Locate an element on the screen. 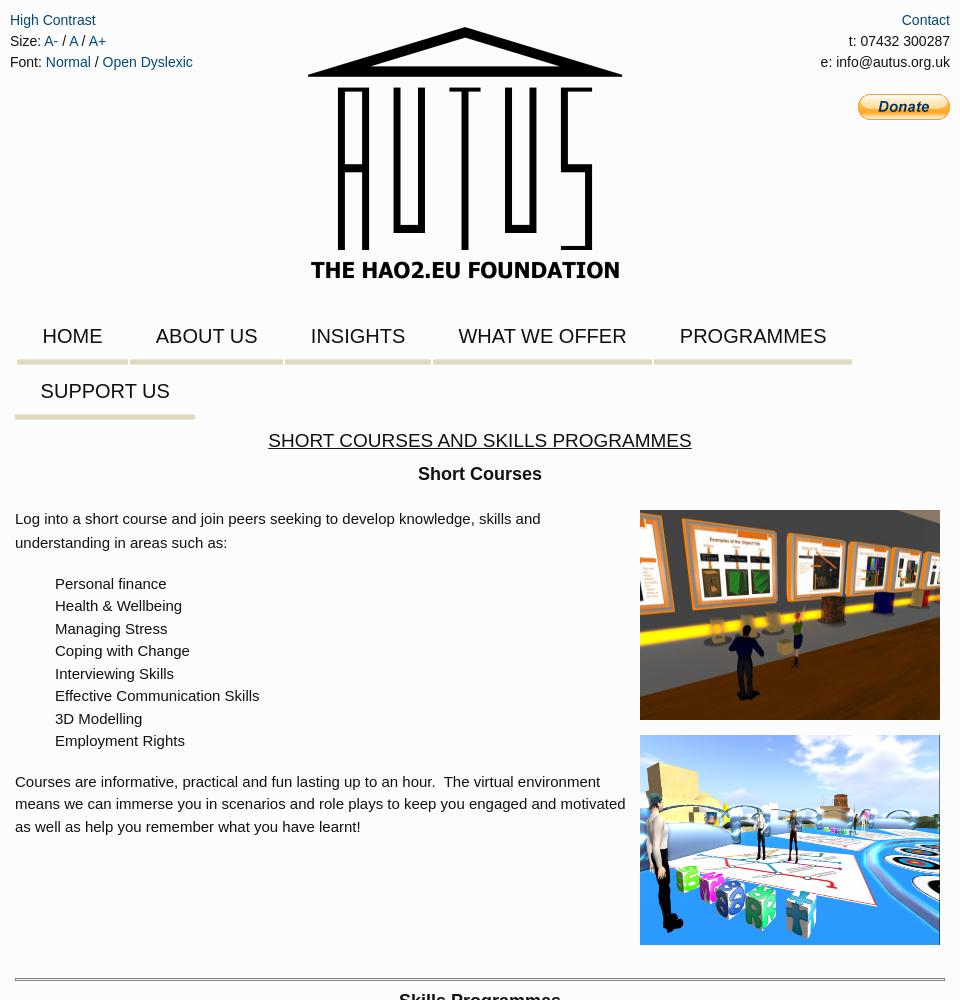  '3D Modelling' is located at coordinates (98, 716).